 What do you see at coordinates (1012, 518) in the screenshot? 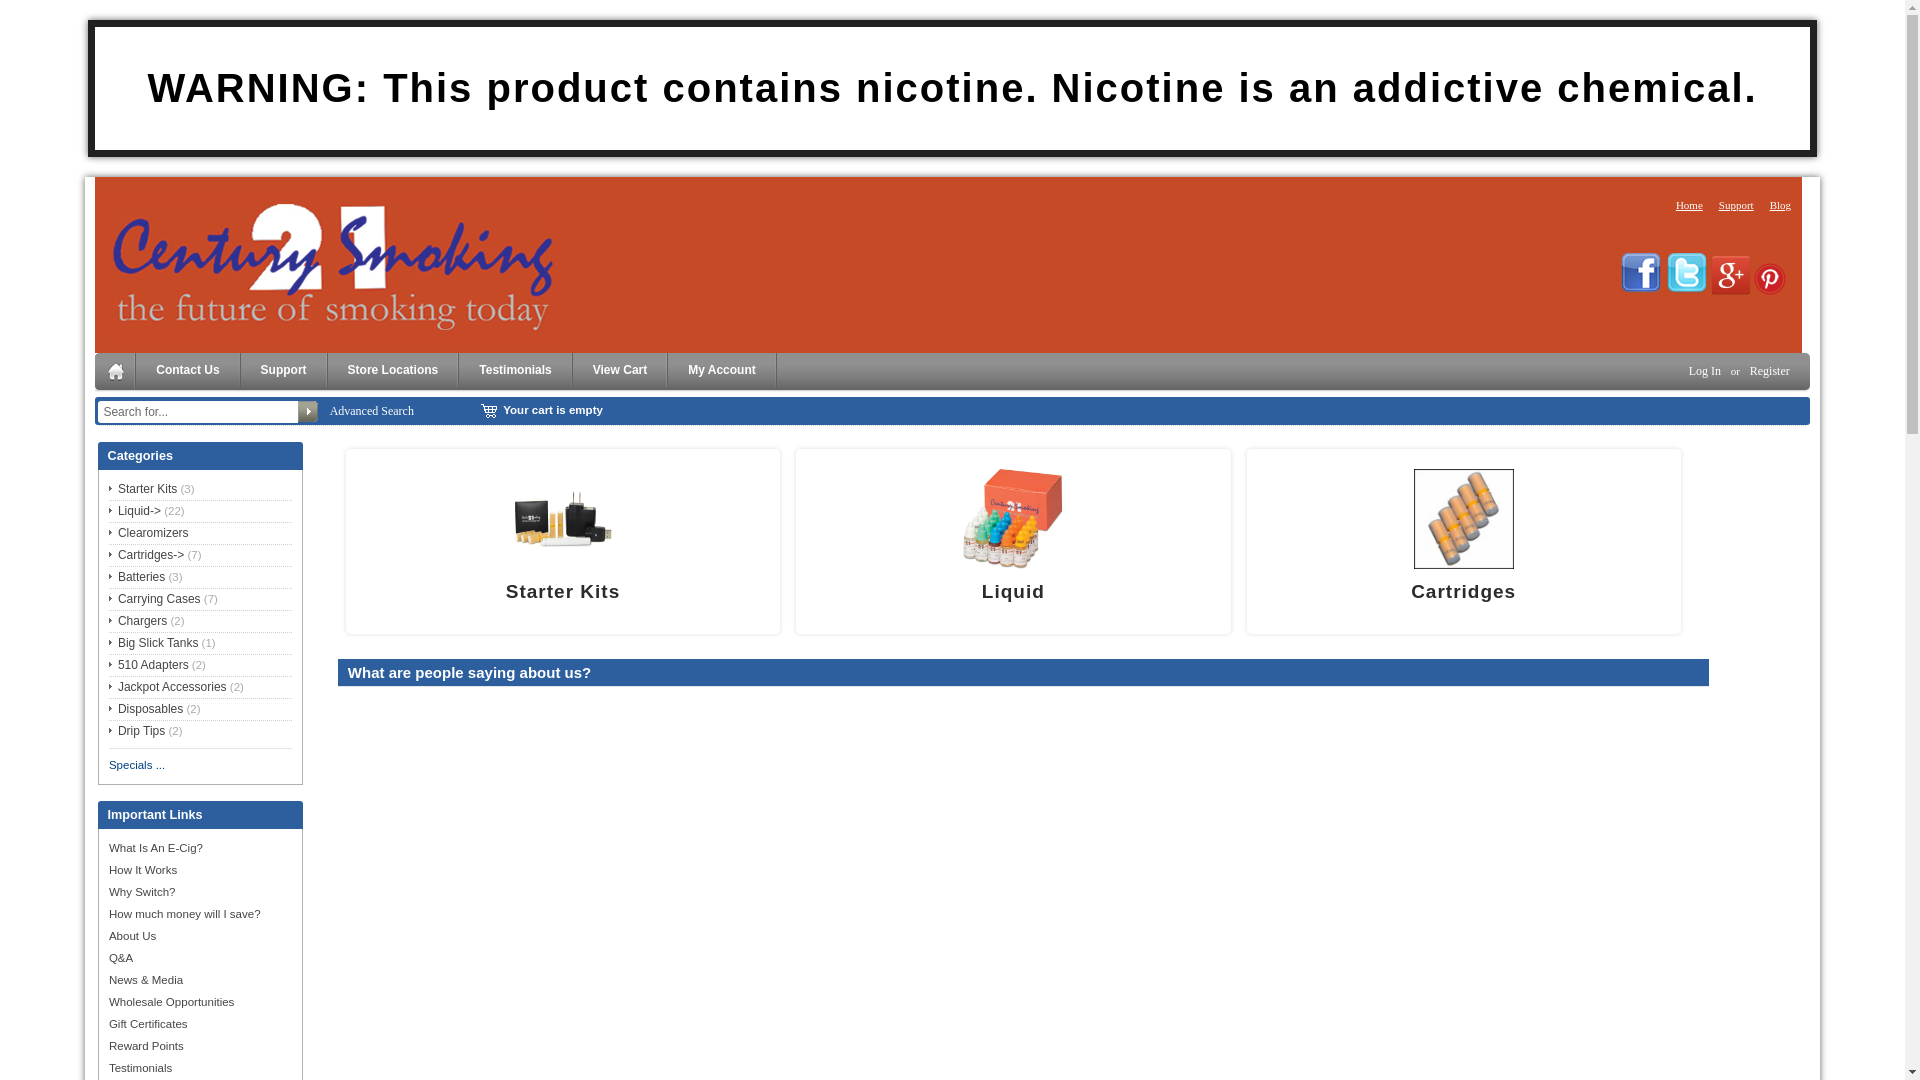
I see `'Liquid'` at bounding box center [1012, 518].